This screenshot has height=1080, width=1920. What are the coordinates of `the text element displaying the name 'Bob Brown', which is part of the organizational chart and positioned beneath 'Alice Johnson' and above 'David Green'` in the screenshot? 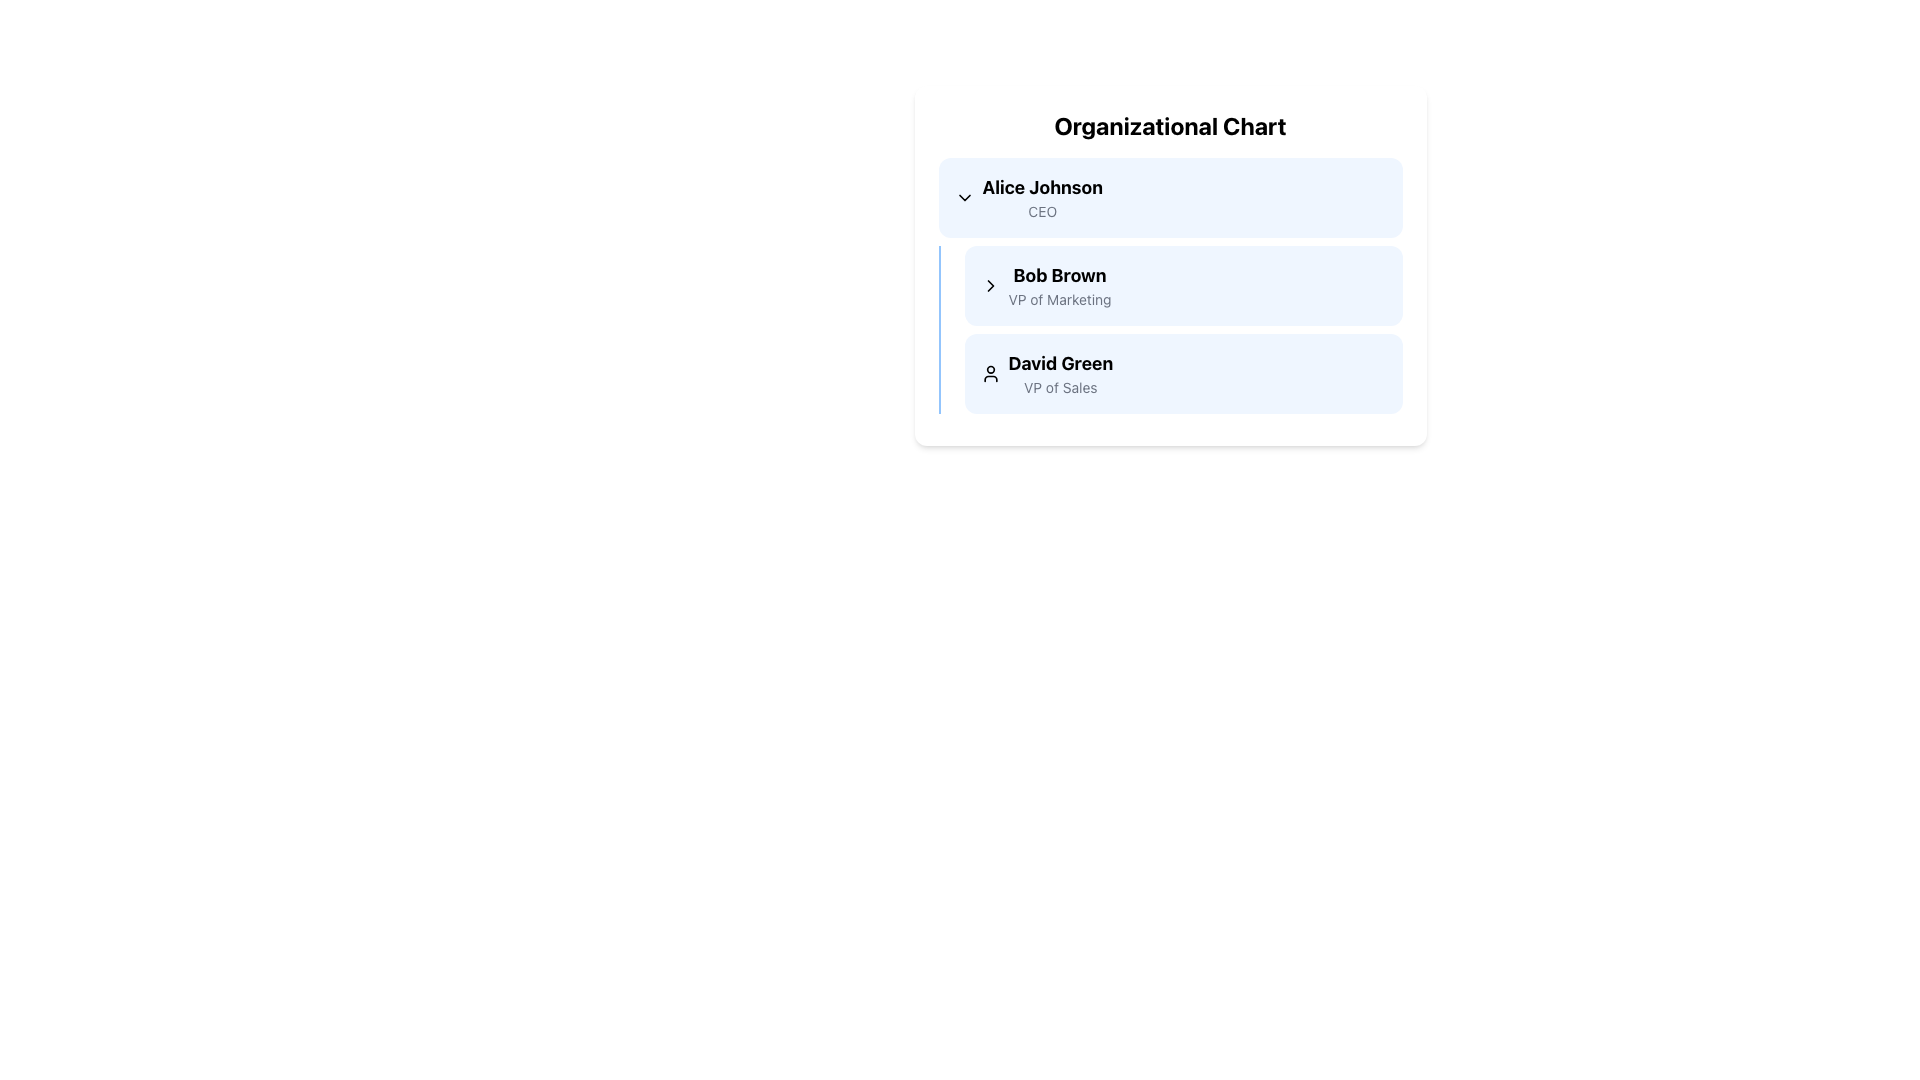 It's located at (1059, 276).